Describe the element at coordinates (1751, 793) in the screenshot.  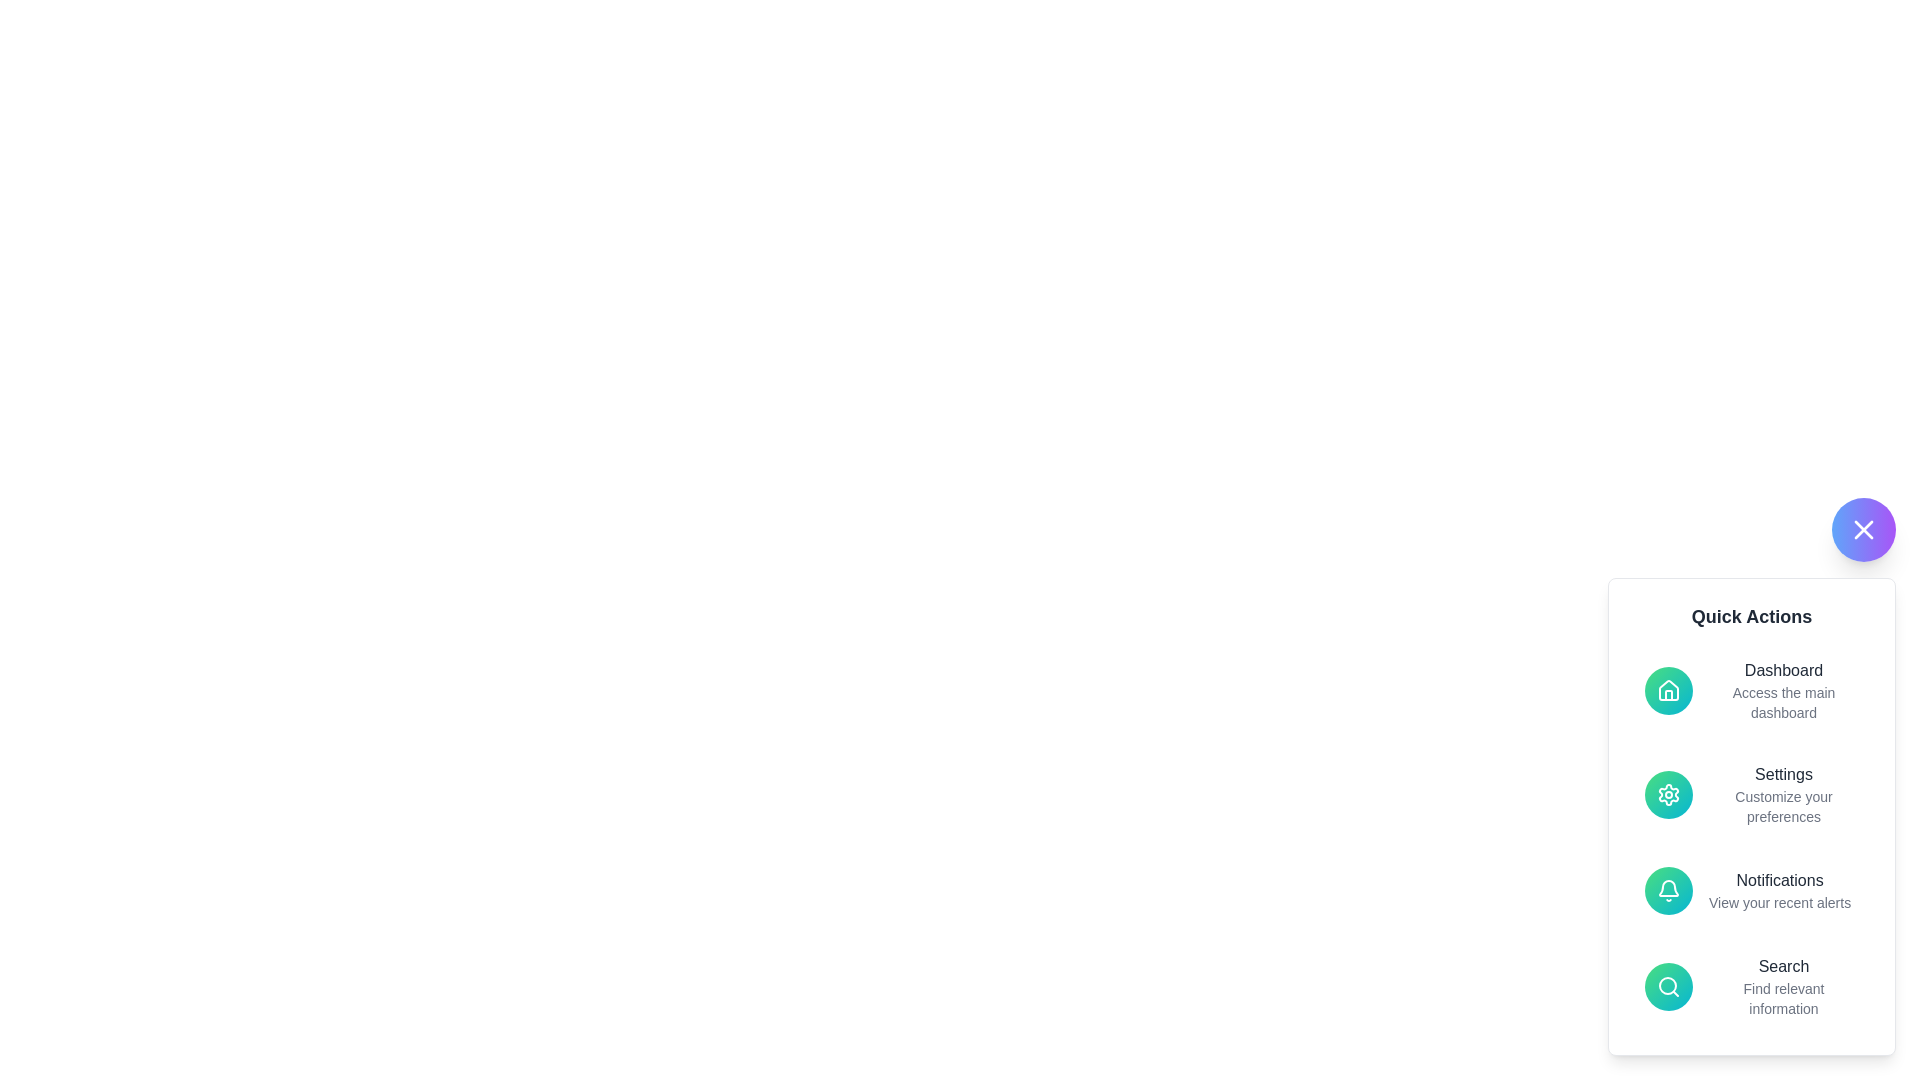
I see `the Settings option from the menu` at that location.